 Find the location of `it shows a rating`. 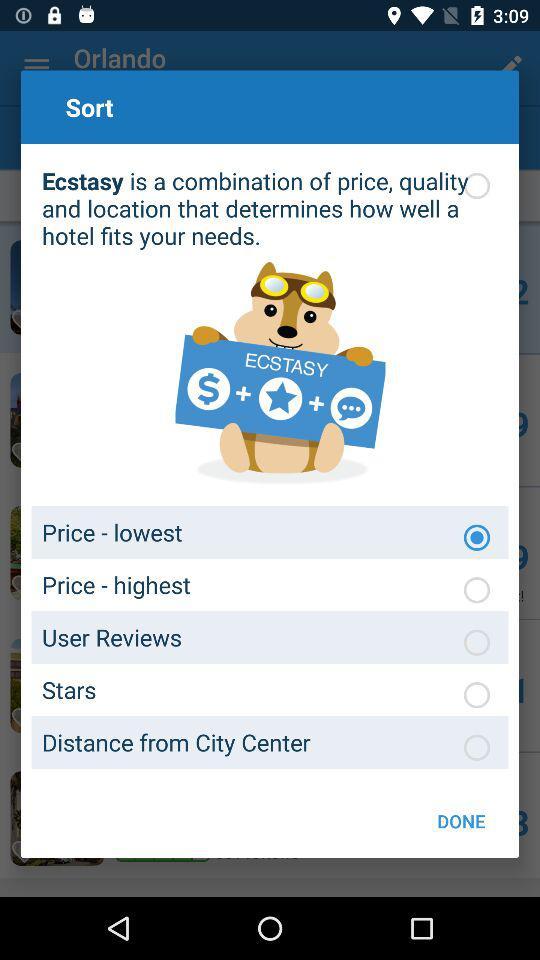

it shows a rating is located at coordinates (475, 695).